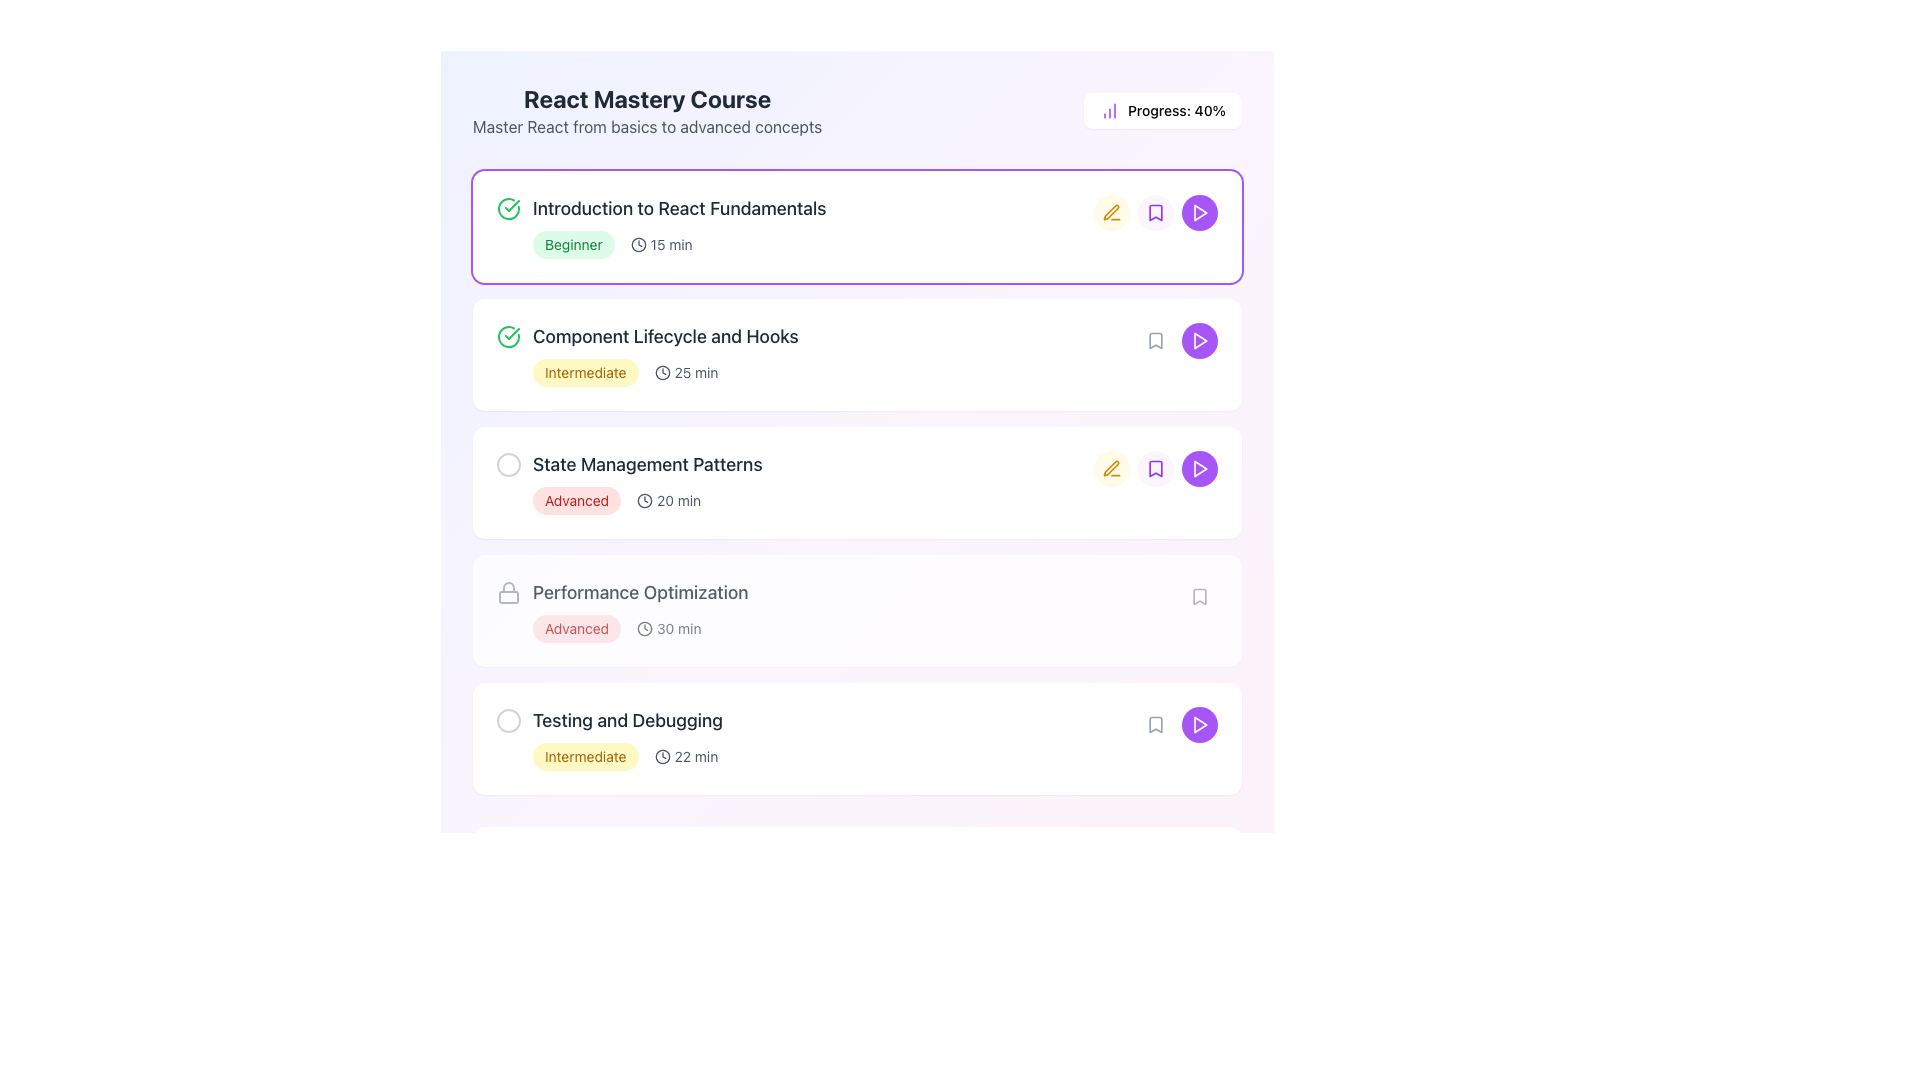 The image size is (1920, 1080). What do you see at coordinates (1111, 469) in the screenshot?
I see `the editing icon button for the course 'Introduction to React Fundamentals', which is positioned within a yellow circular background and is the leftmost element in a trio of icons` at bounding box center [1111, 469].